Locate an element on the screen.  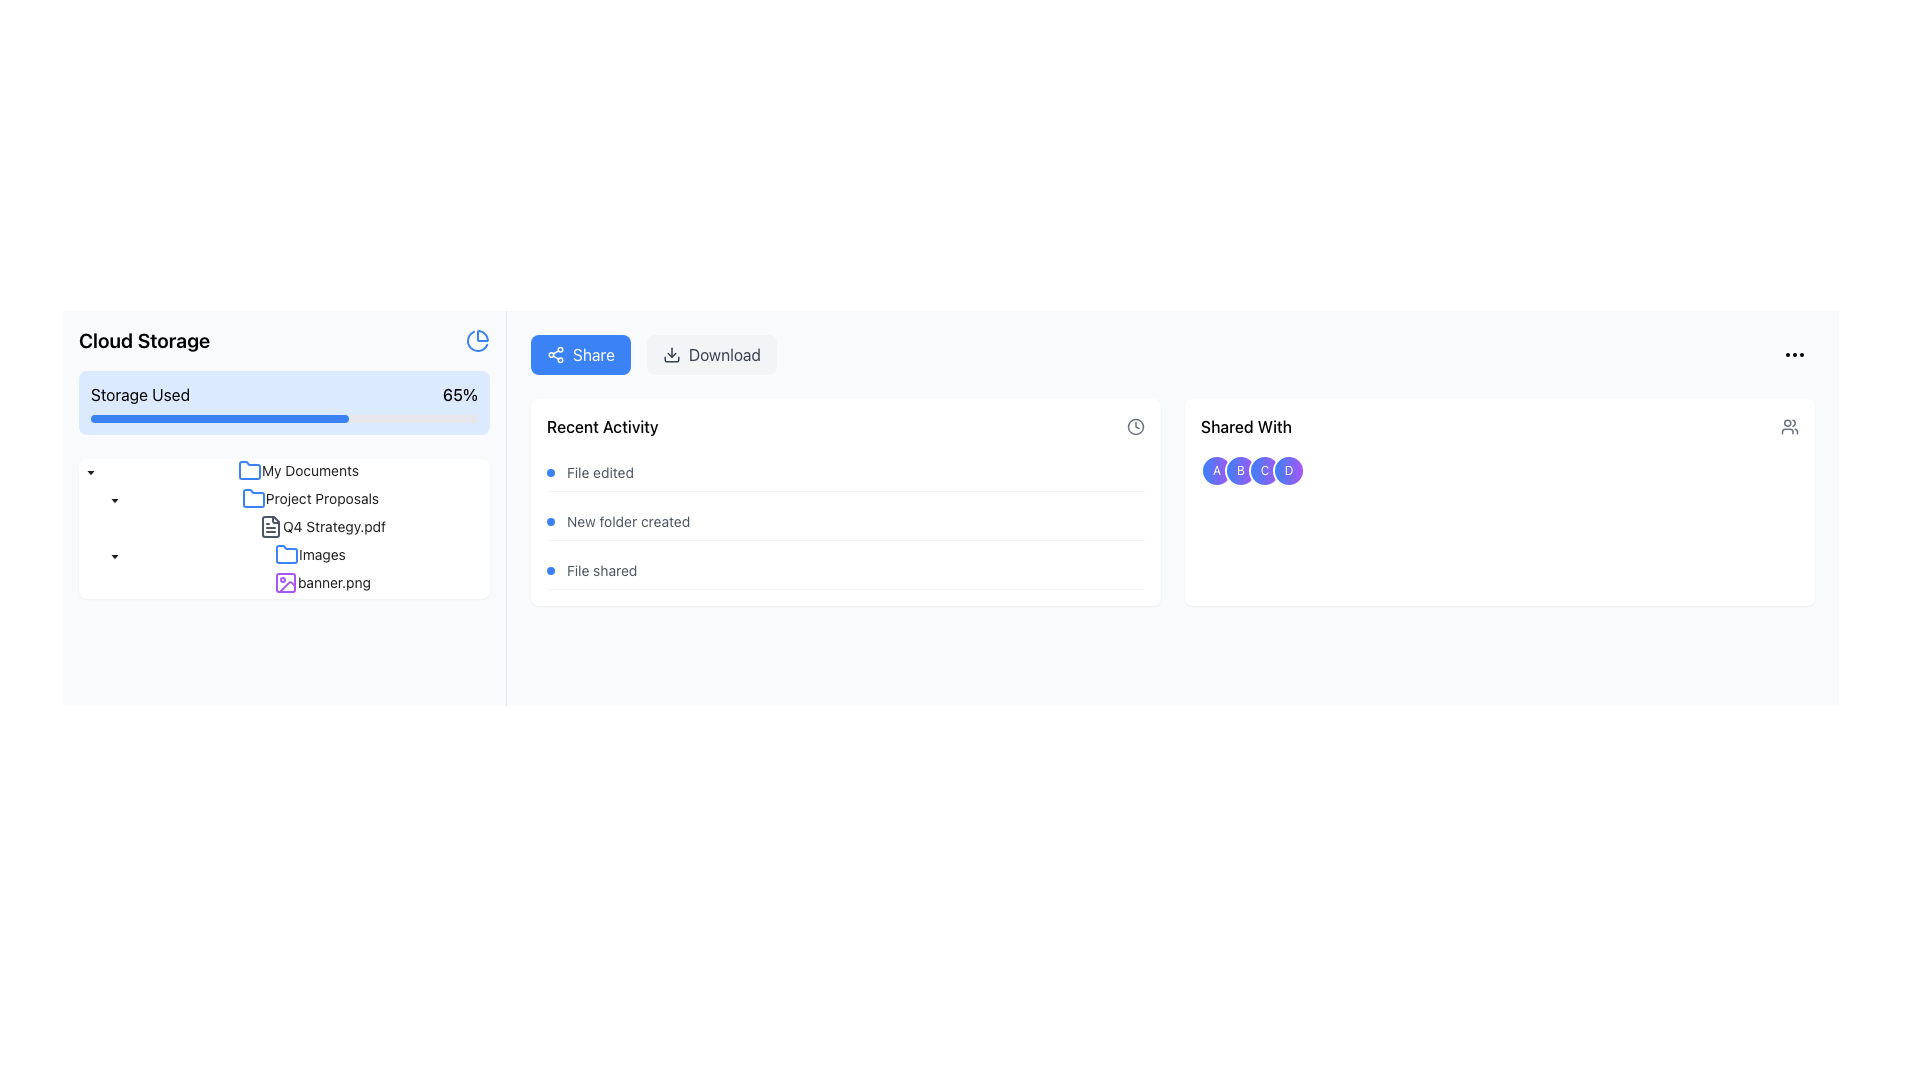
the 'My Documents' folder icon in the left-aligned Cloud Storage pane is located at coordinates (248, 470).